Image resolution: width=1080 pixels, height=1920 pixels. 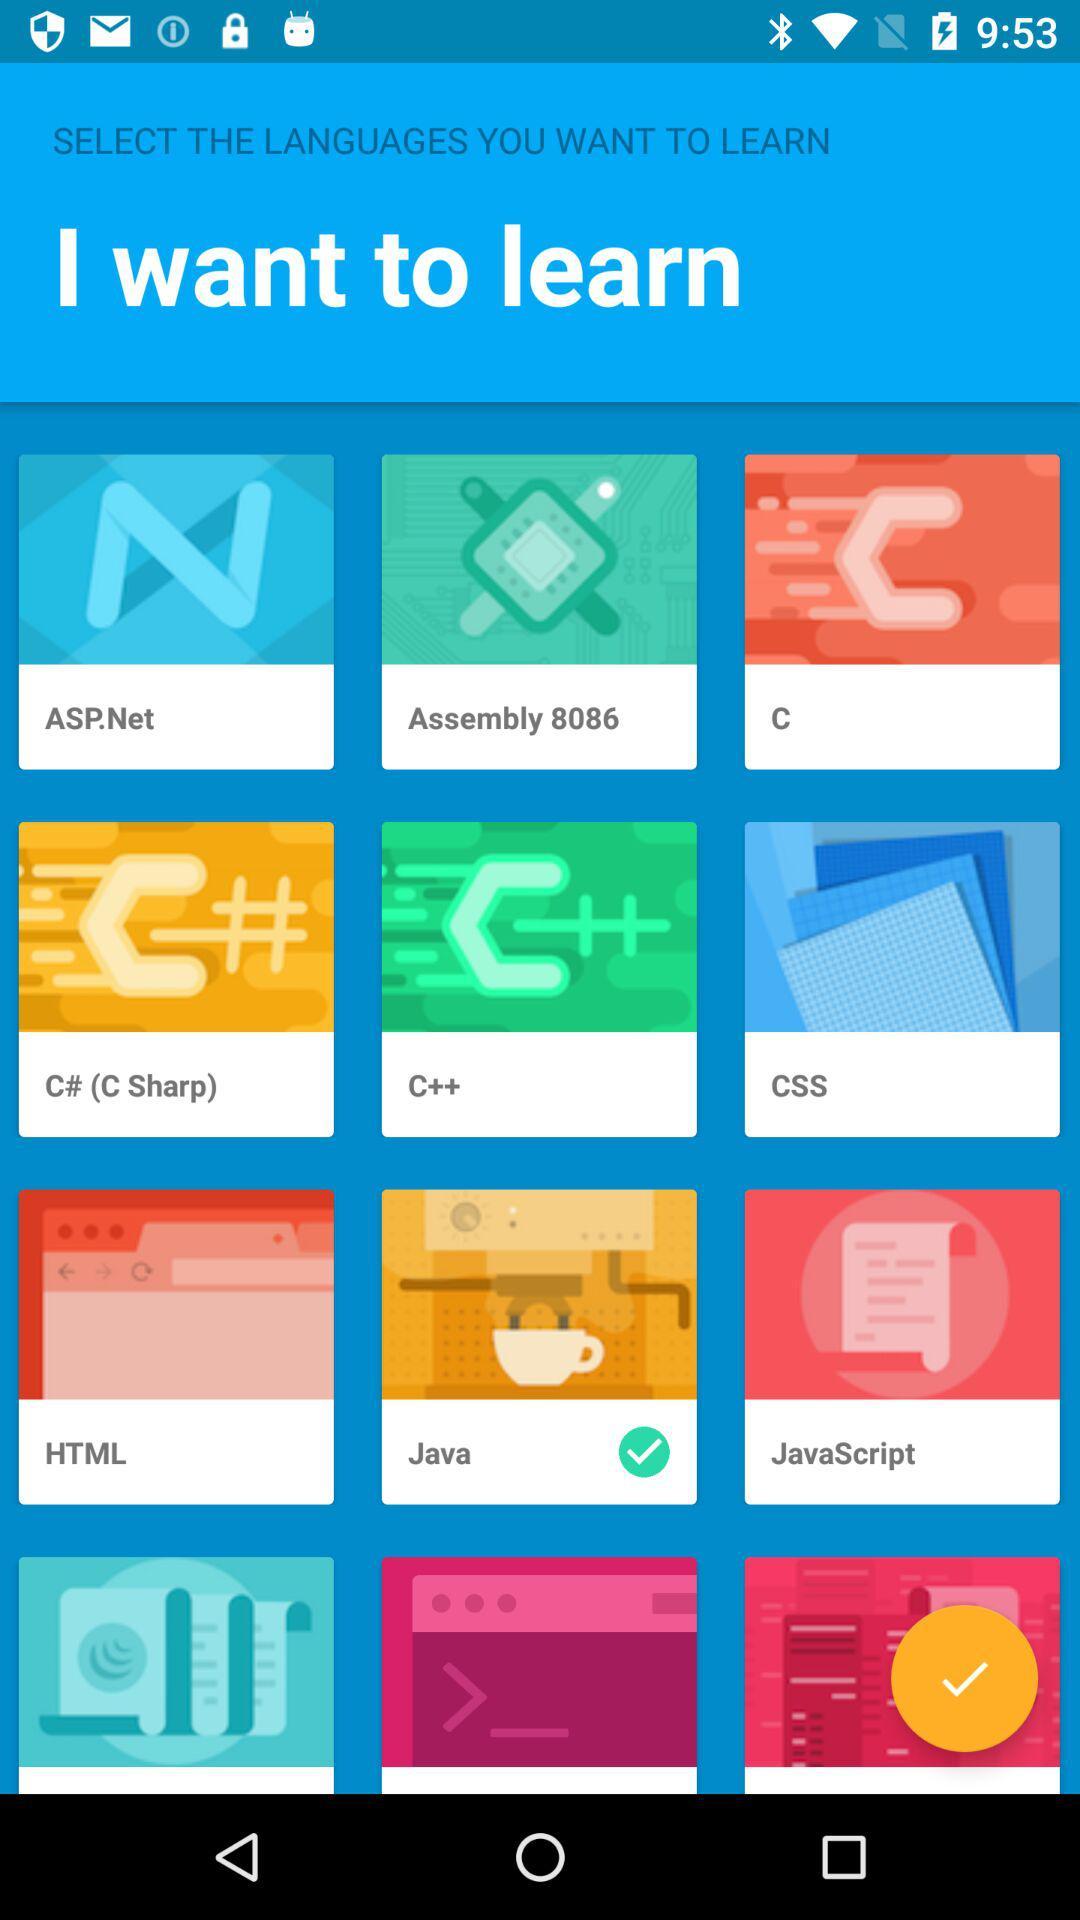 I want to click on accept option, so click(x=963, y=1678).